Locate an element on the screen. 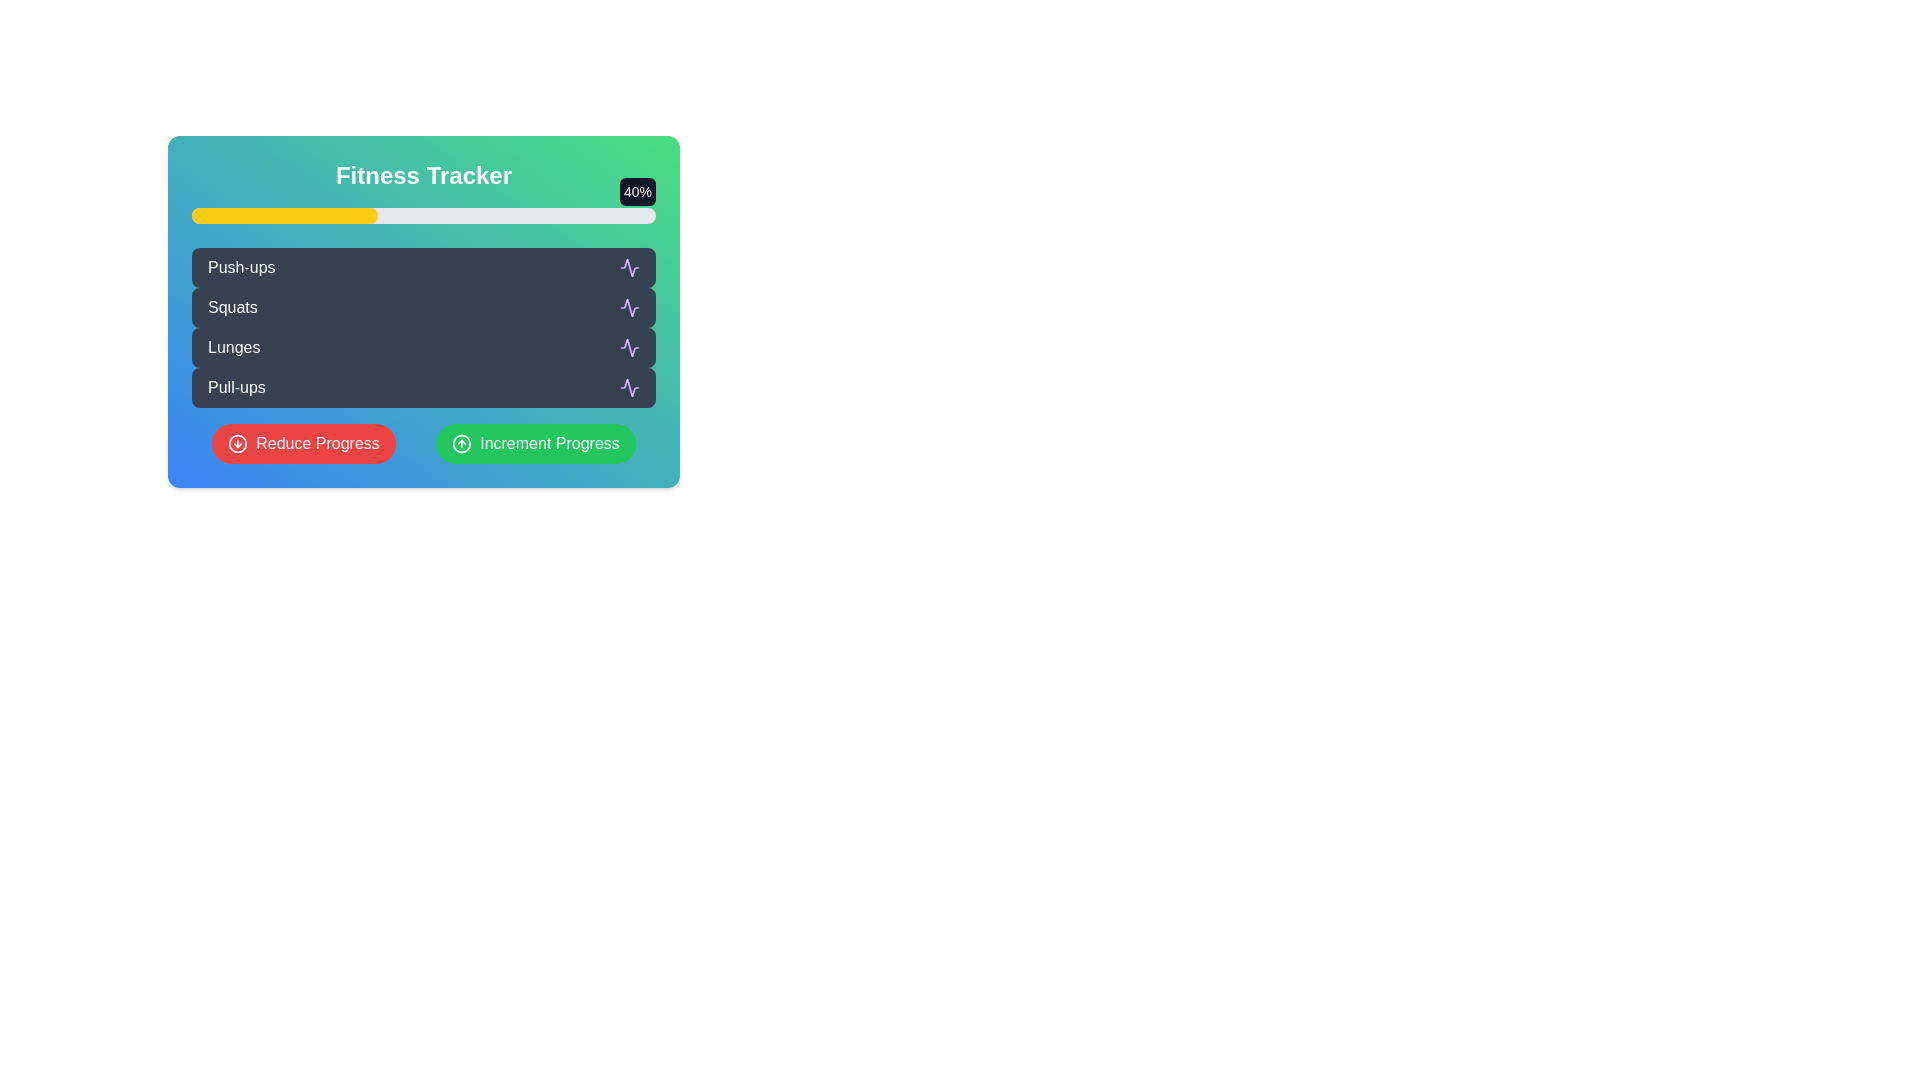 This screenshot has width=1920, height=1080. the text label representing the exercise name 'Squats' located in the second row of a vertically listed group within a fitness tracker interface is located at coordinates (232, 308).